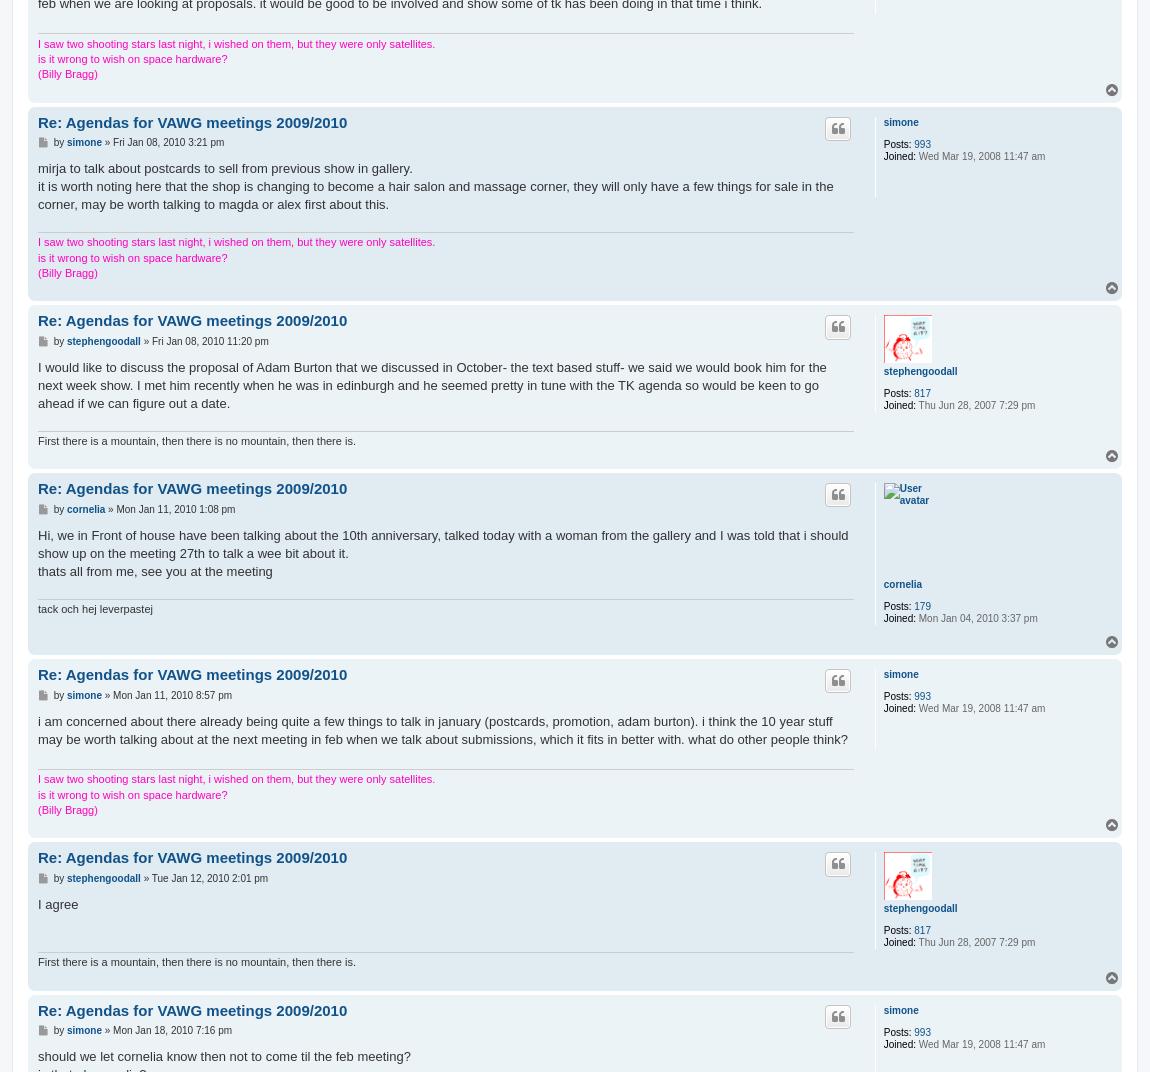  What do you see at coordinates (442, 542) in the screenshot?
I see `'Hi, we in Front of house have been talking about the 10th anniversary, talked today with a woman from the gallery and I was told that i should  show up on the meeting 27th to talk a wee bit about it.'` at bounding box center [442, 542].